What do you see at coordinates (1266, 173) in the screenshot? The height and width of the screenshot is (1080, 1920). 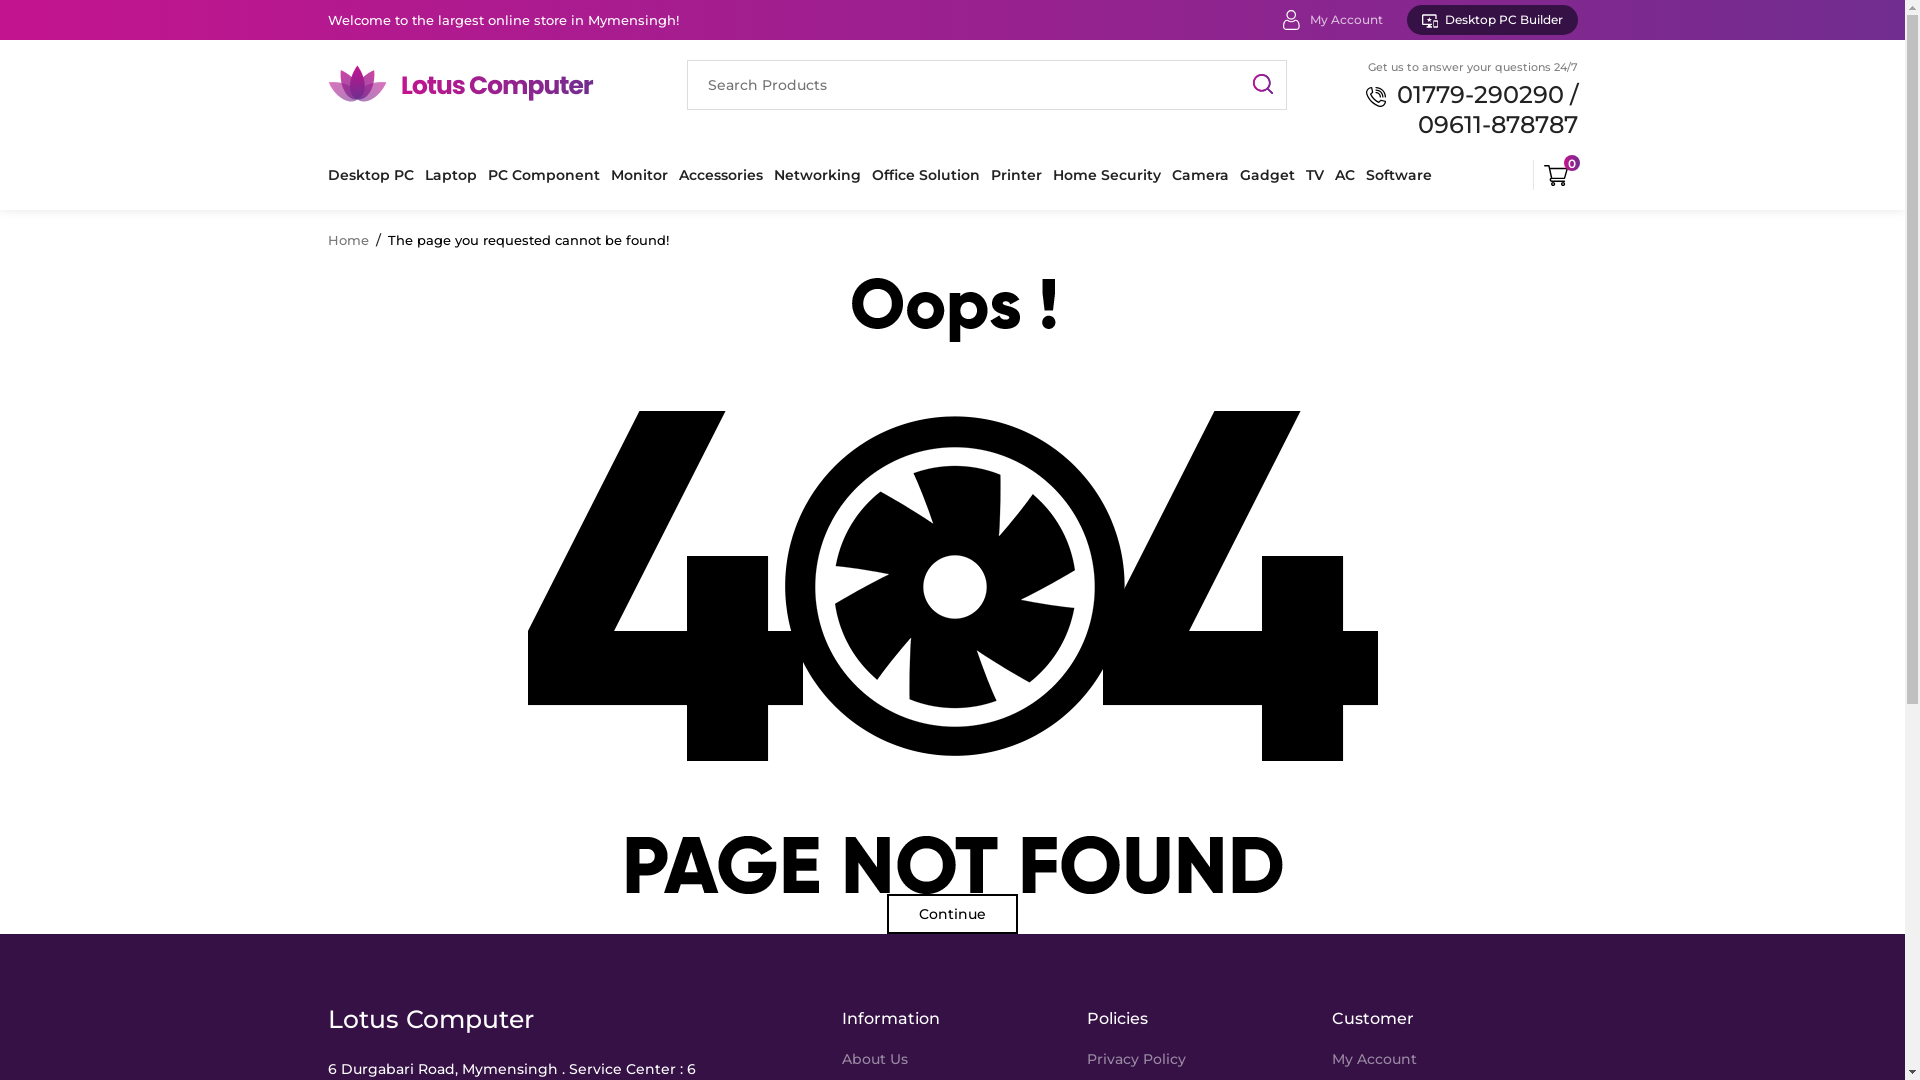 I see `'Gadget'` at bounding box center [1266, 173].